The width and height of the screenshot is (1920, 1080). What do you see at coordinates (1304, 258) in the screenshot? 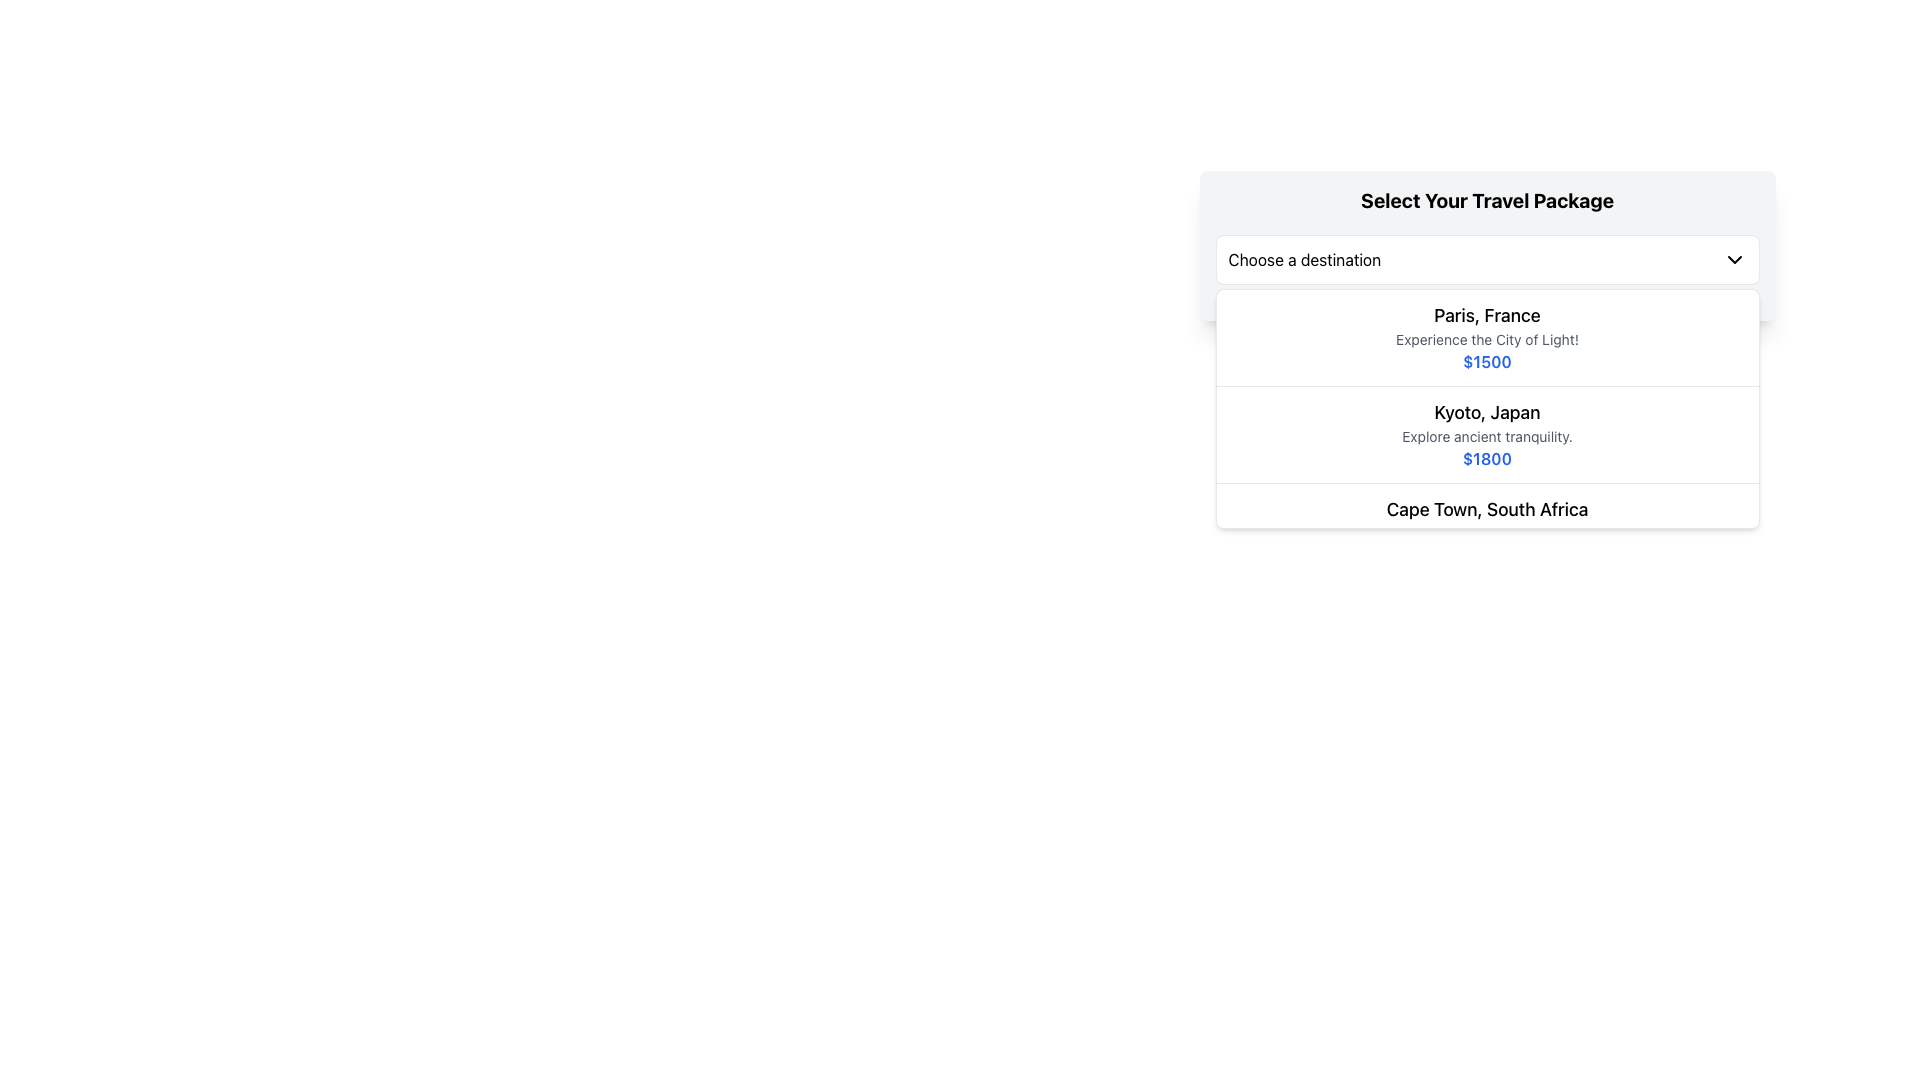
I see `text label that prompts users to select a destination in the 'Select Your Travel Package' dropdown menu, located in the rectangular white box` at bounding box center [1304, 258].